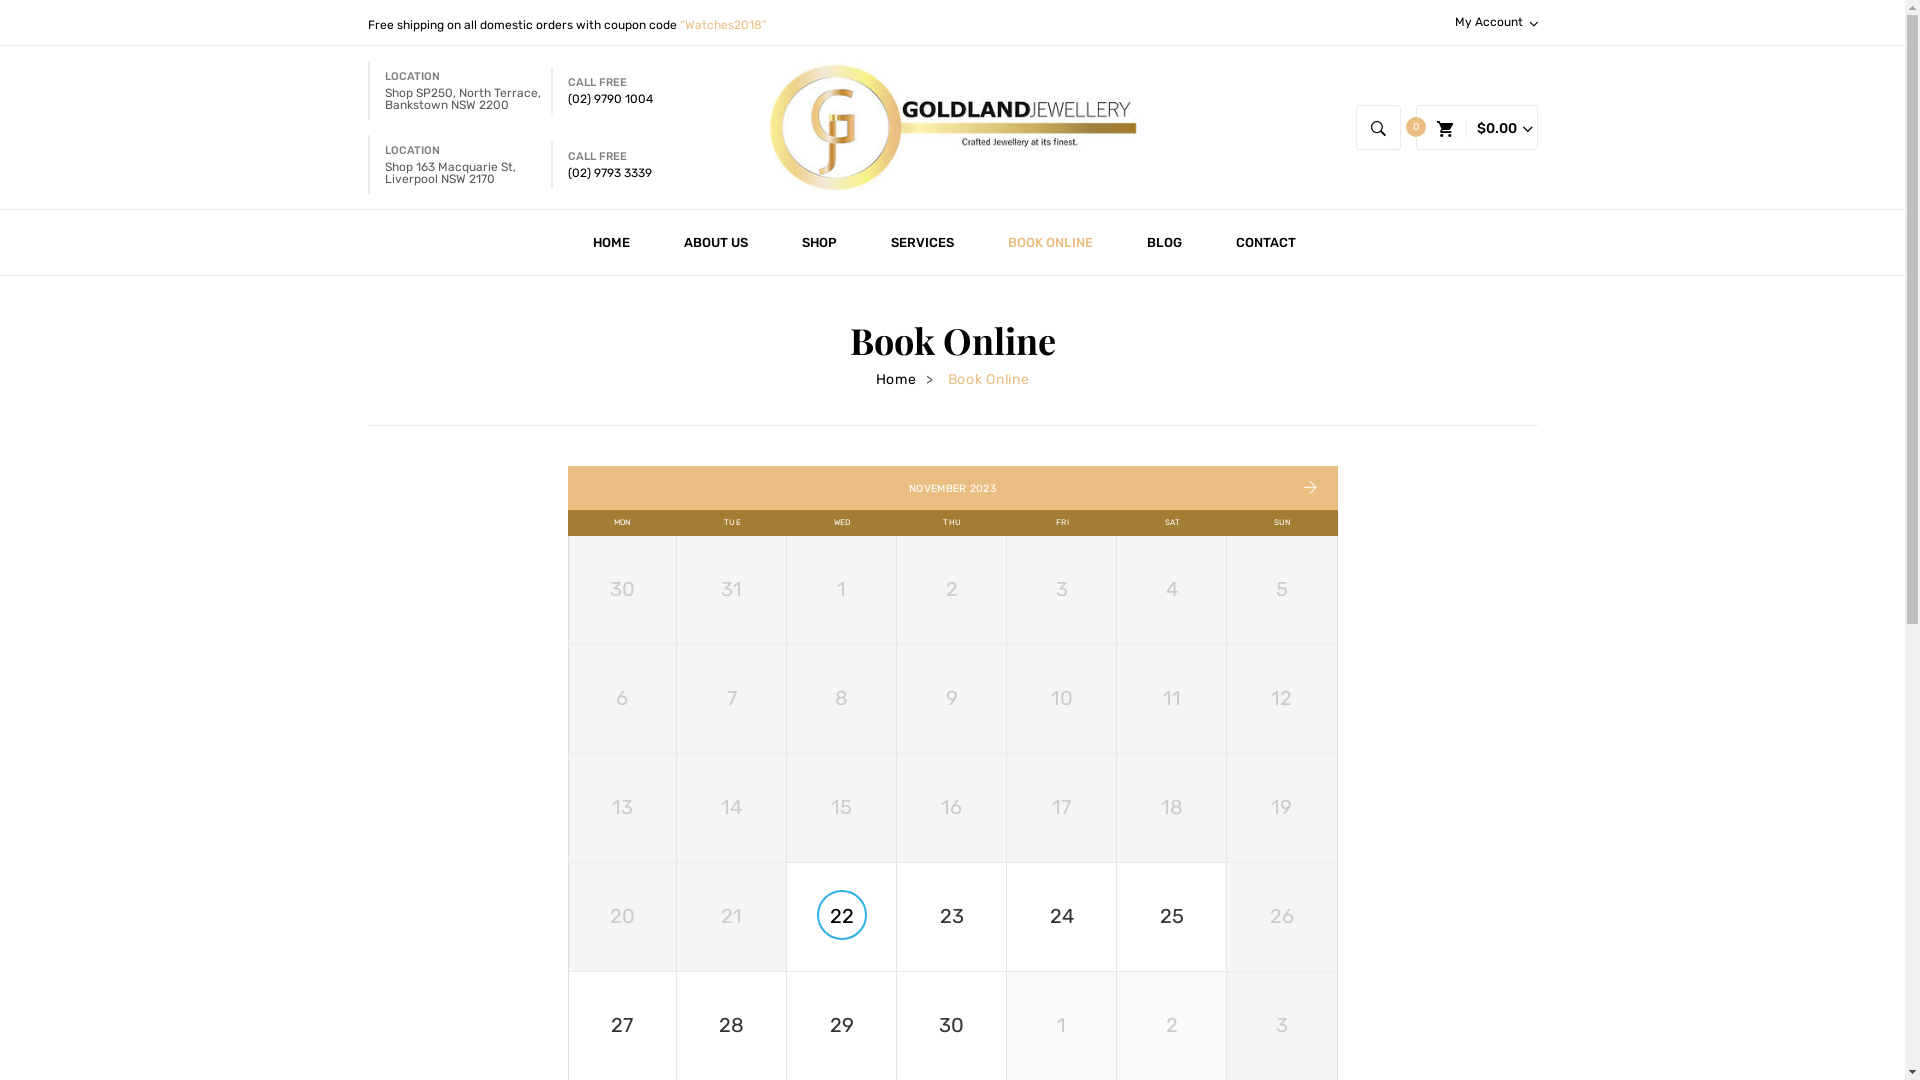 The width and height of the screenshot is (1920, 1080). Describe the element at coordinates (1164, 241) in the screenshot. I see `'BLOG'` at that location.